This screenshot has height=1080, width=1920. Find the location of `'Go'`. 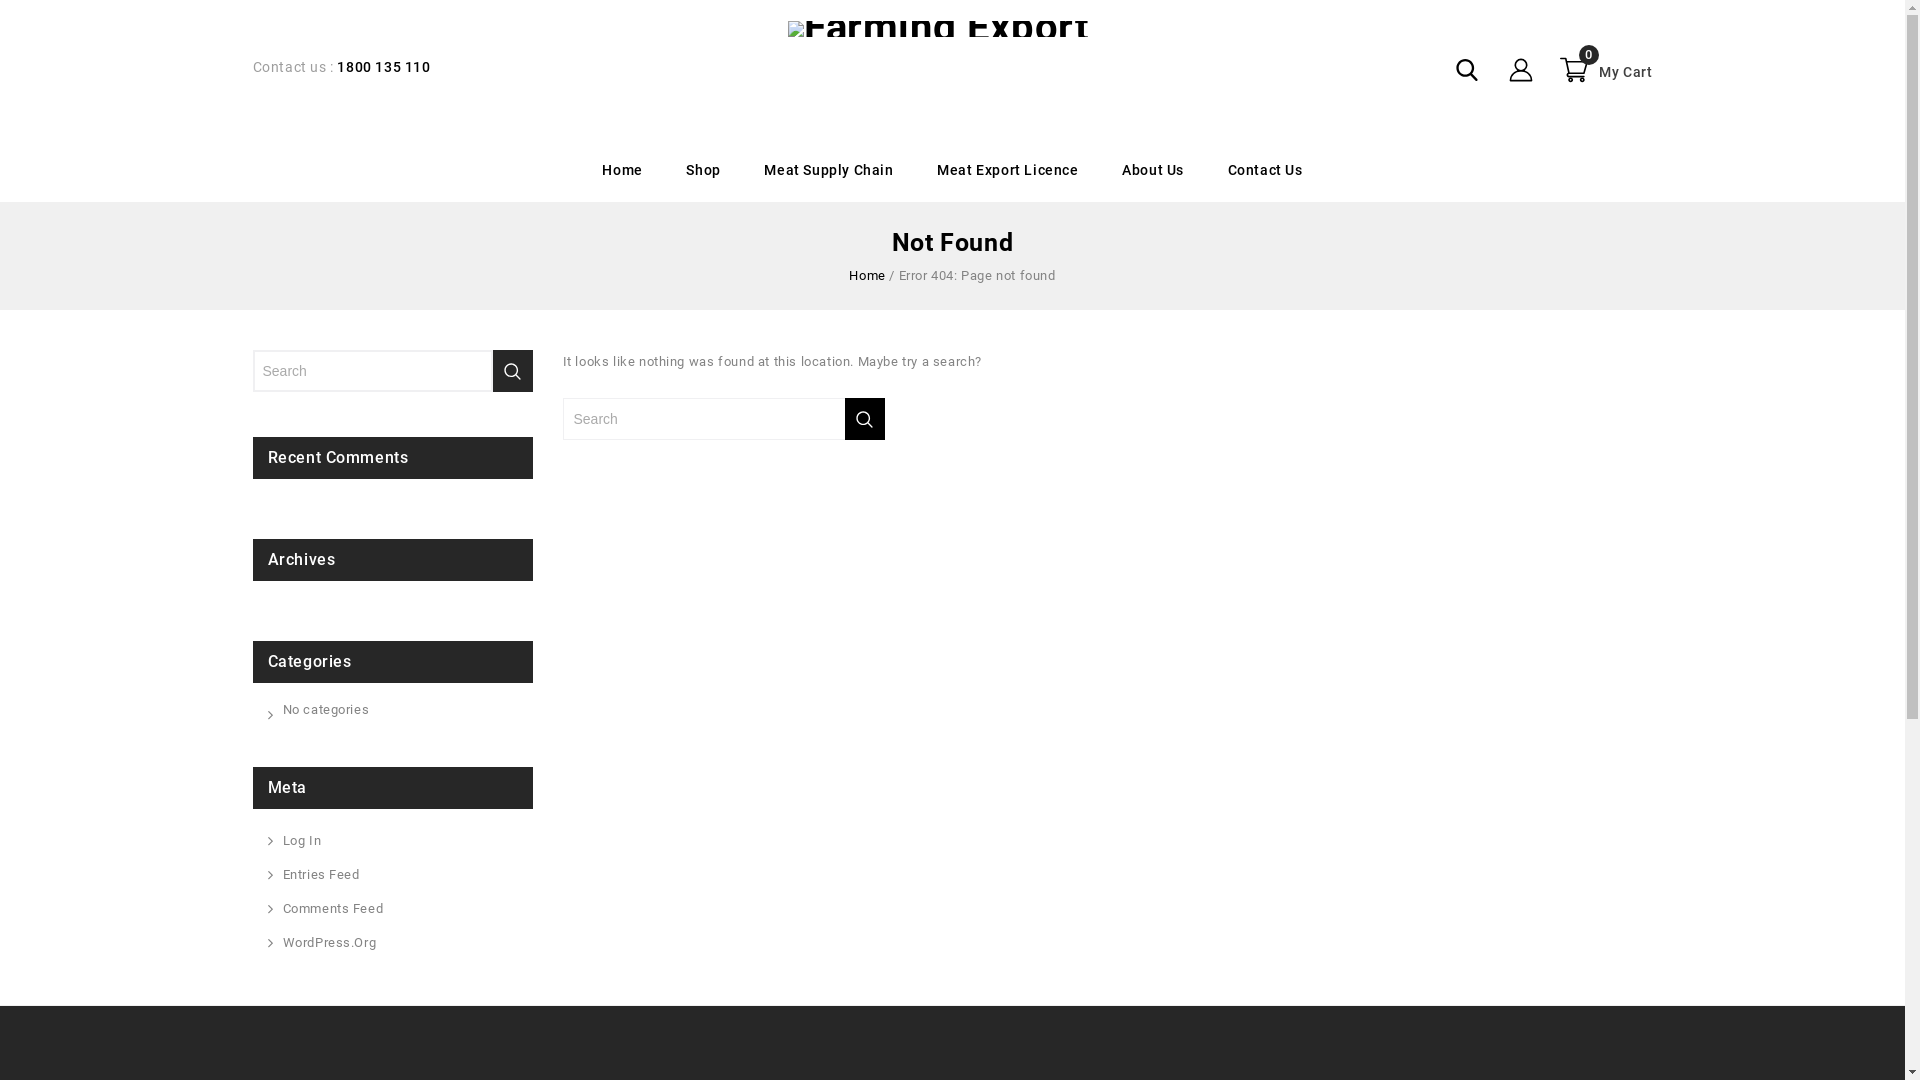

'Go' is located at coordinates (844, 418).